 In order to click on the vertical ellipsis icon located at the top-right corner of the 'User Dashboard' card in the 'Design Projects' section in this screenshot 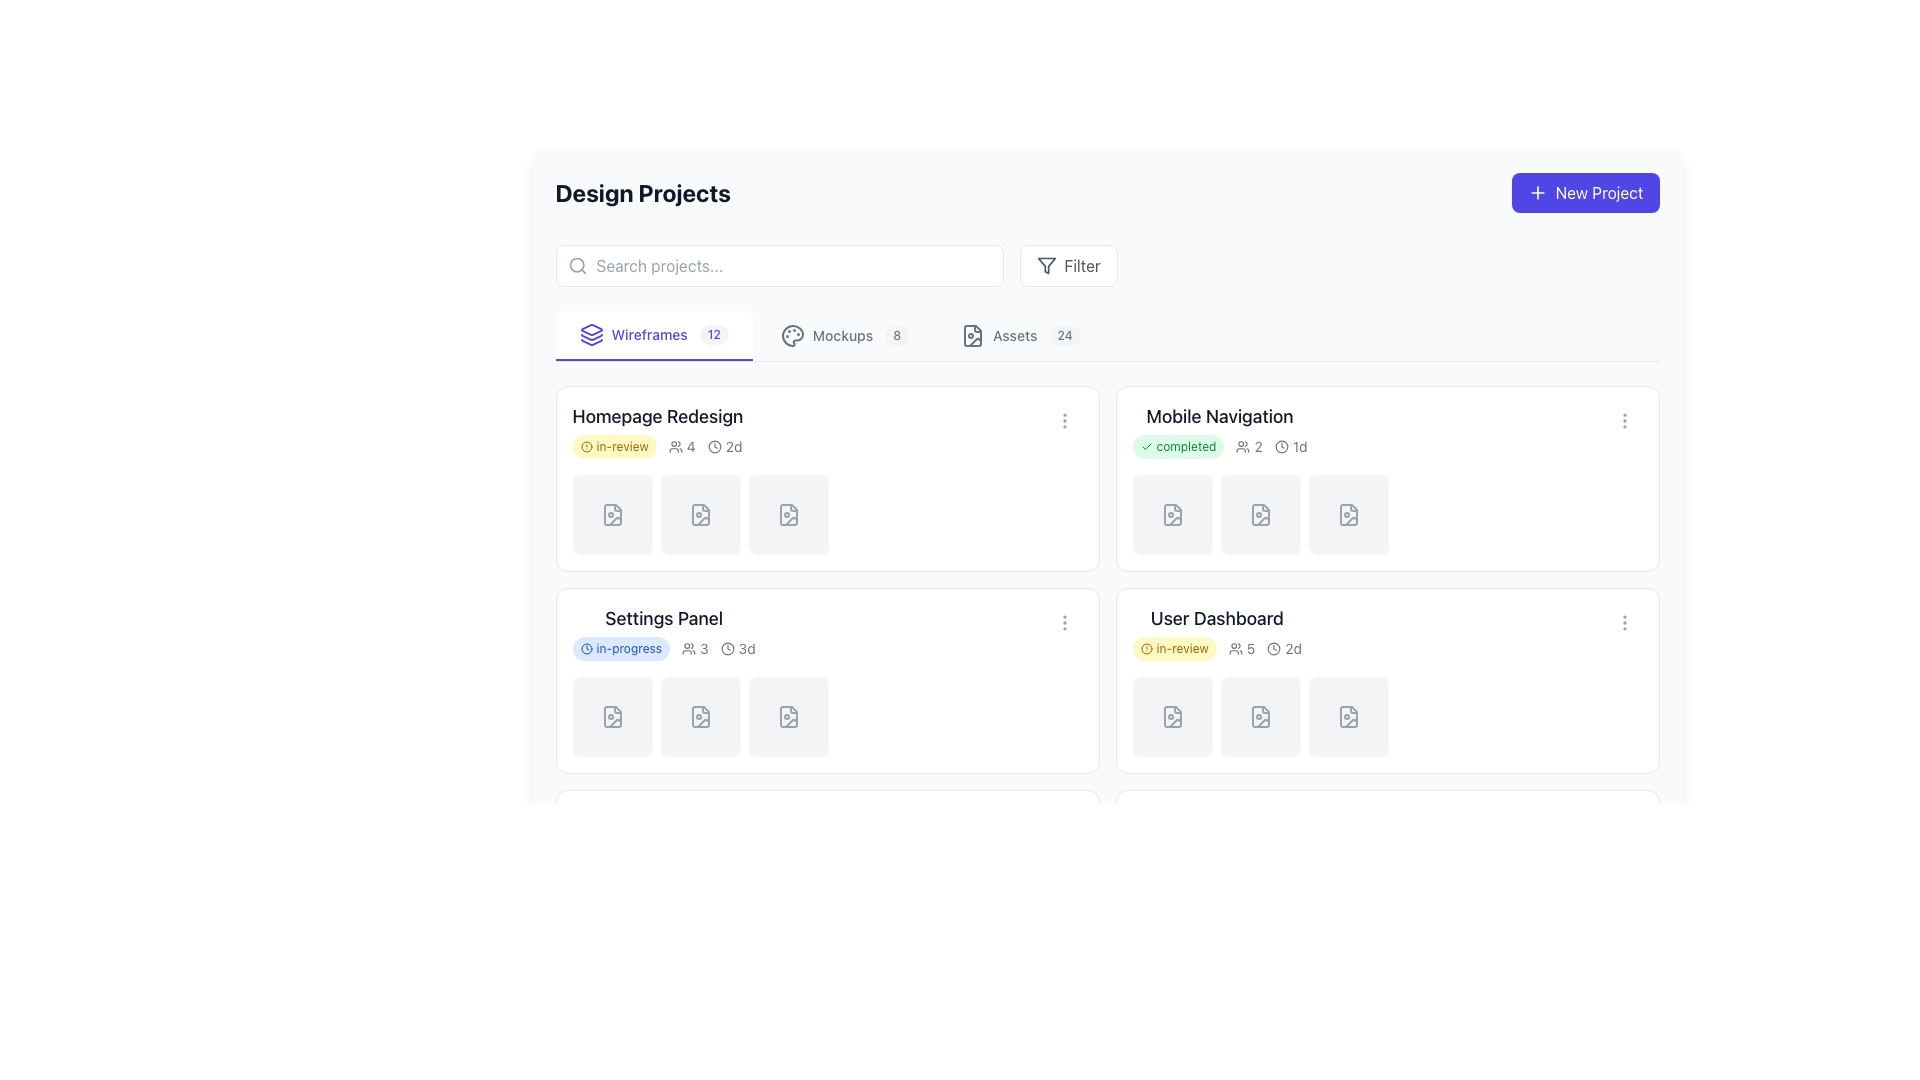, I will do `click(1624, 622)`.